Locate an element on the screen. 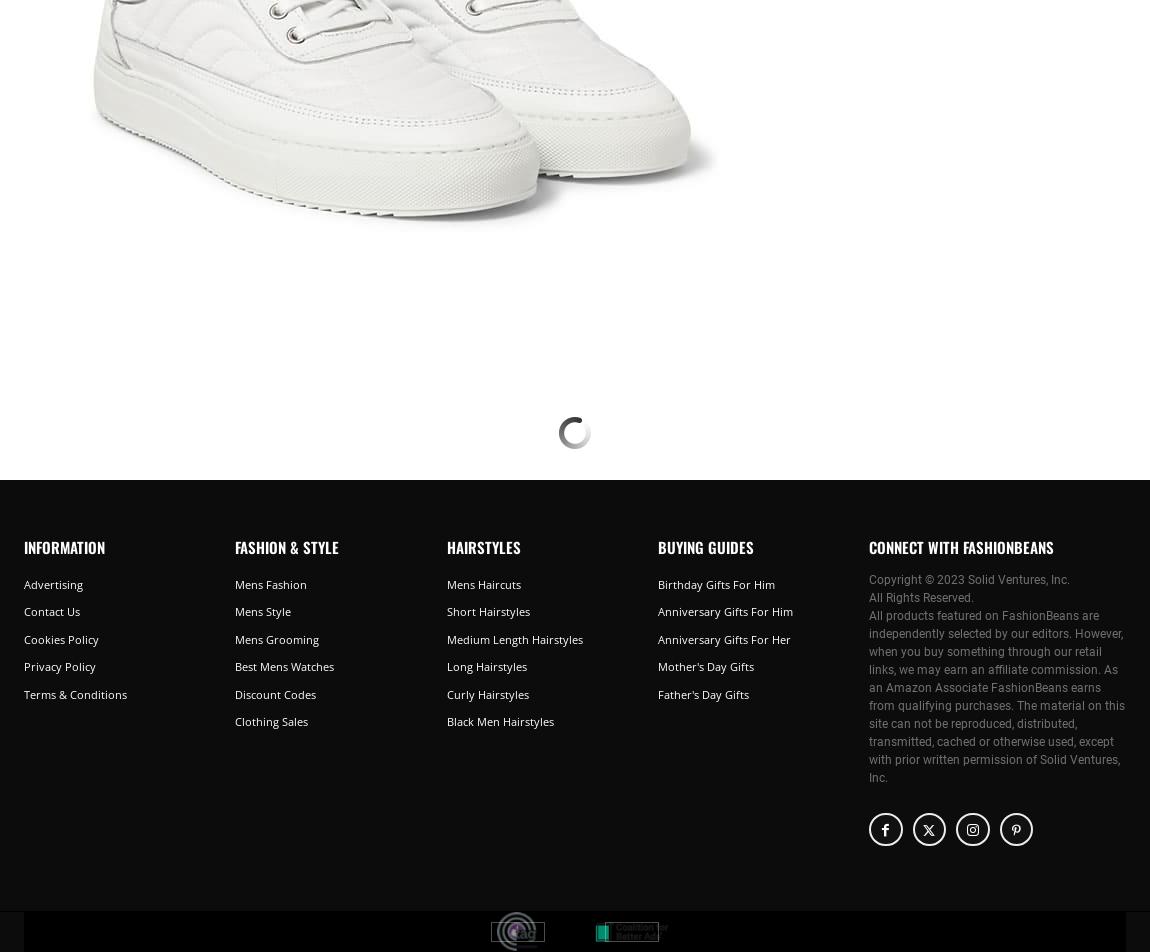 The image size is (1150, 952). 'Black Men Hairstyles' is located at coordinates (499, 721).